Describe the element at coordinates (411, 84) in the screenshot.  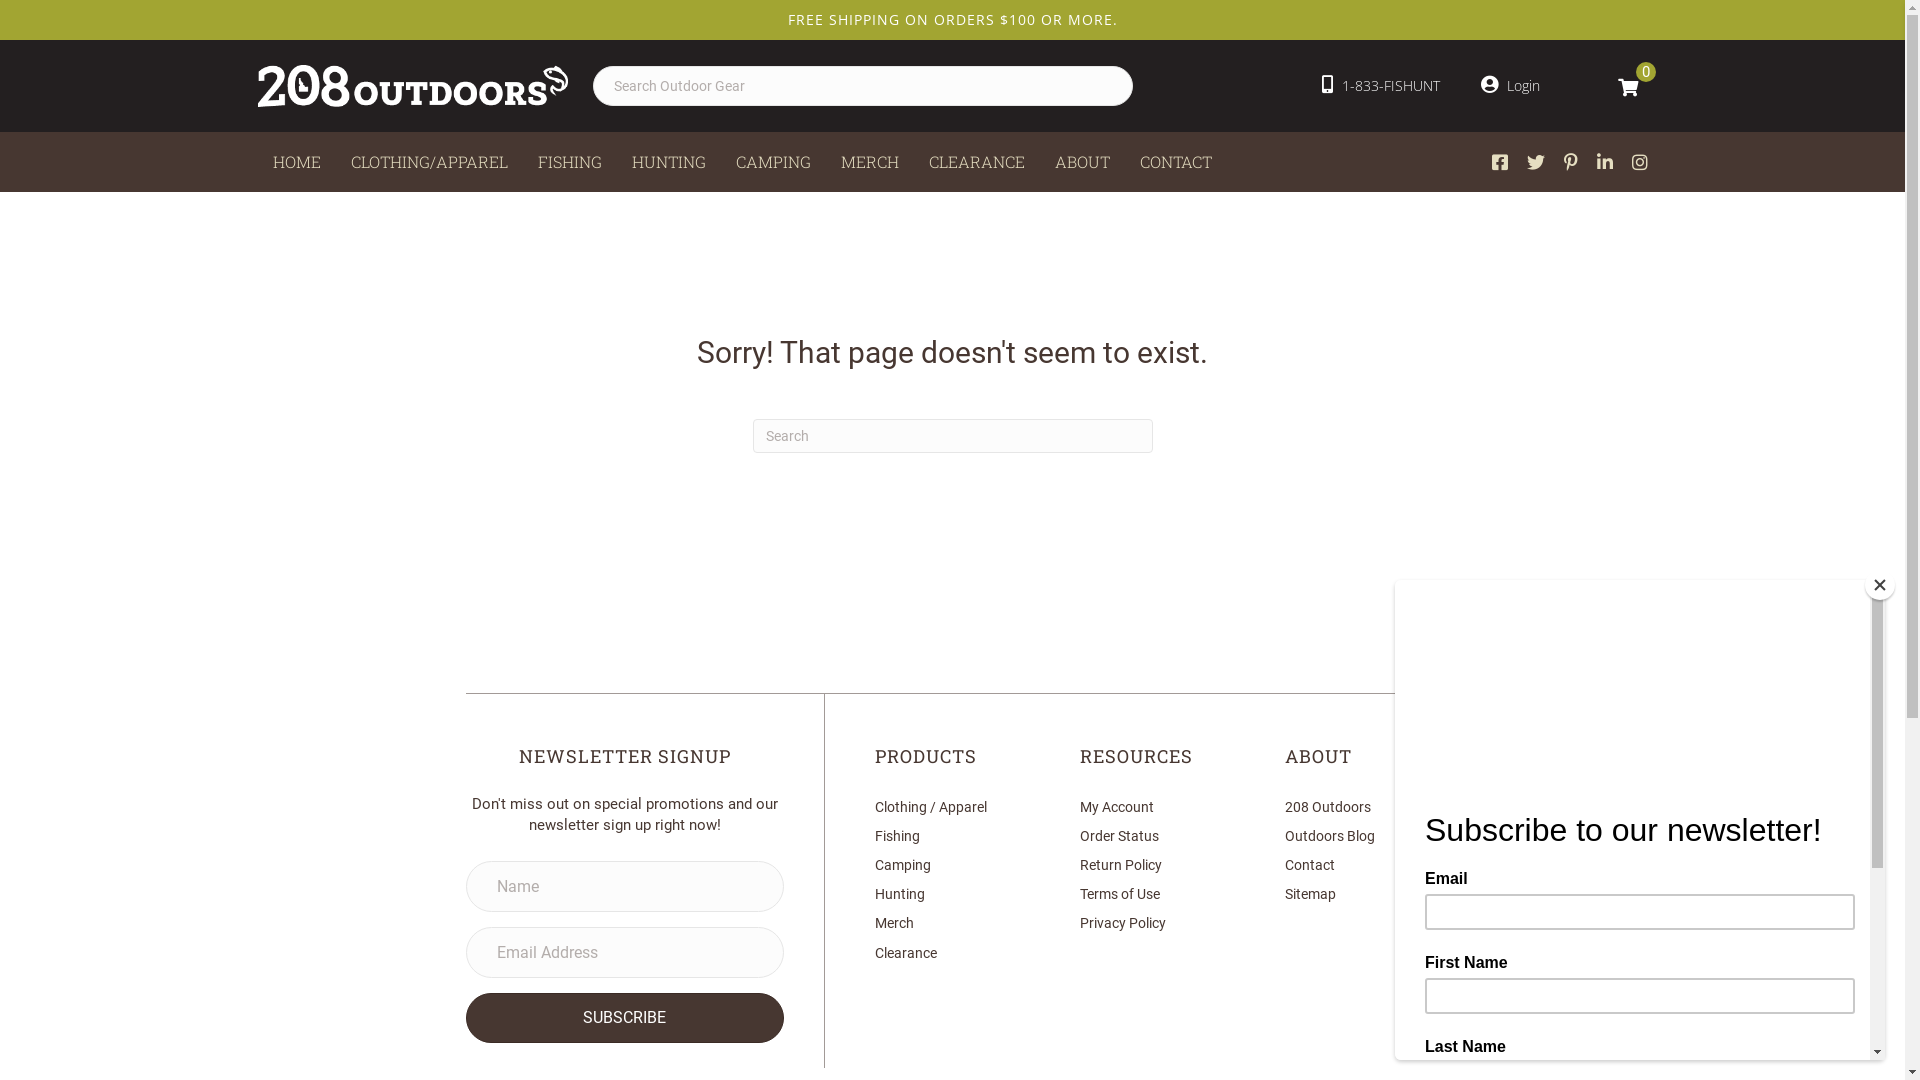
I see `'208Outdoors-web-logo-white-horiz-256px@2x'` at that location.